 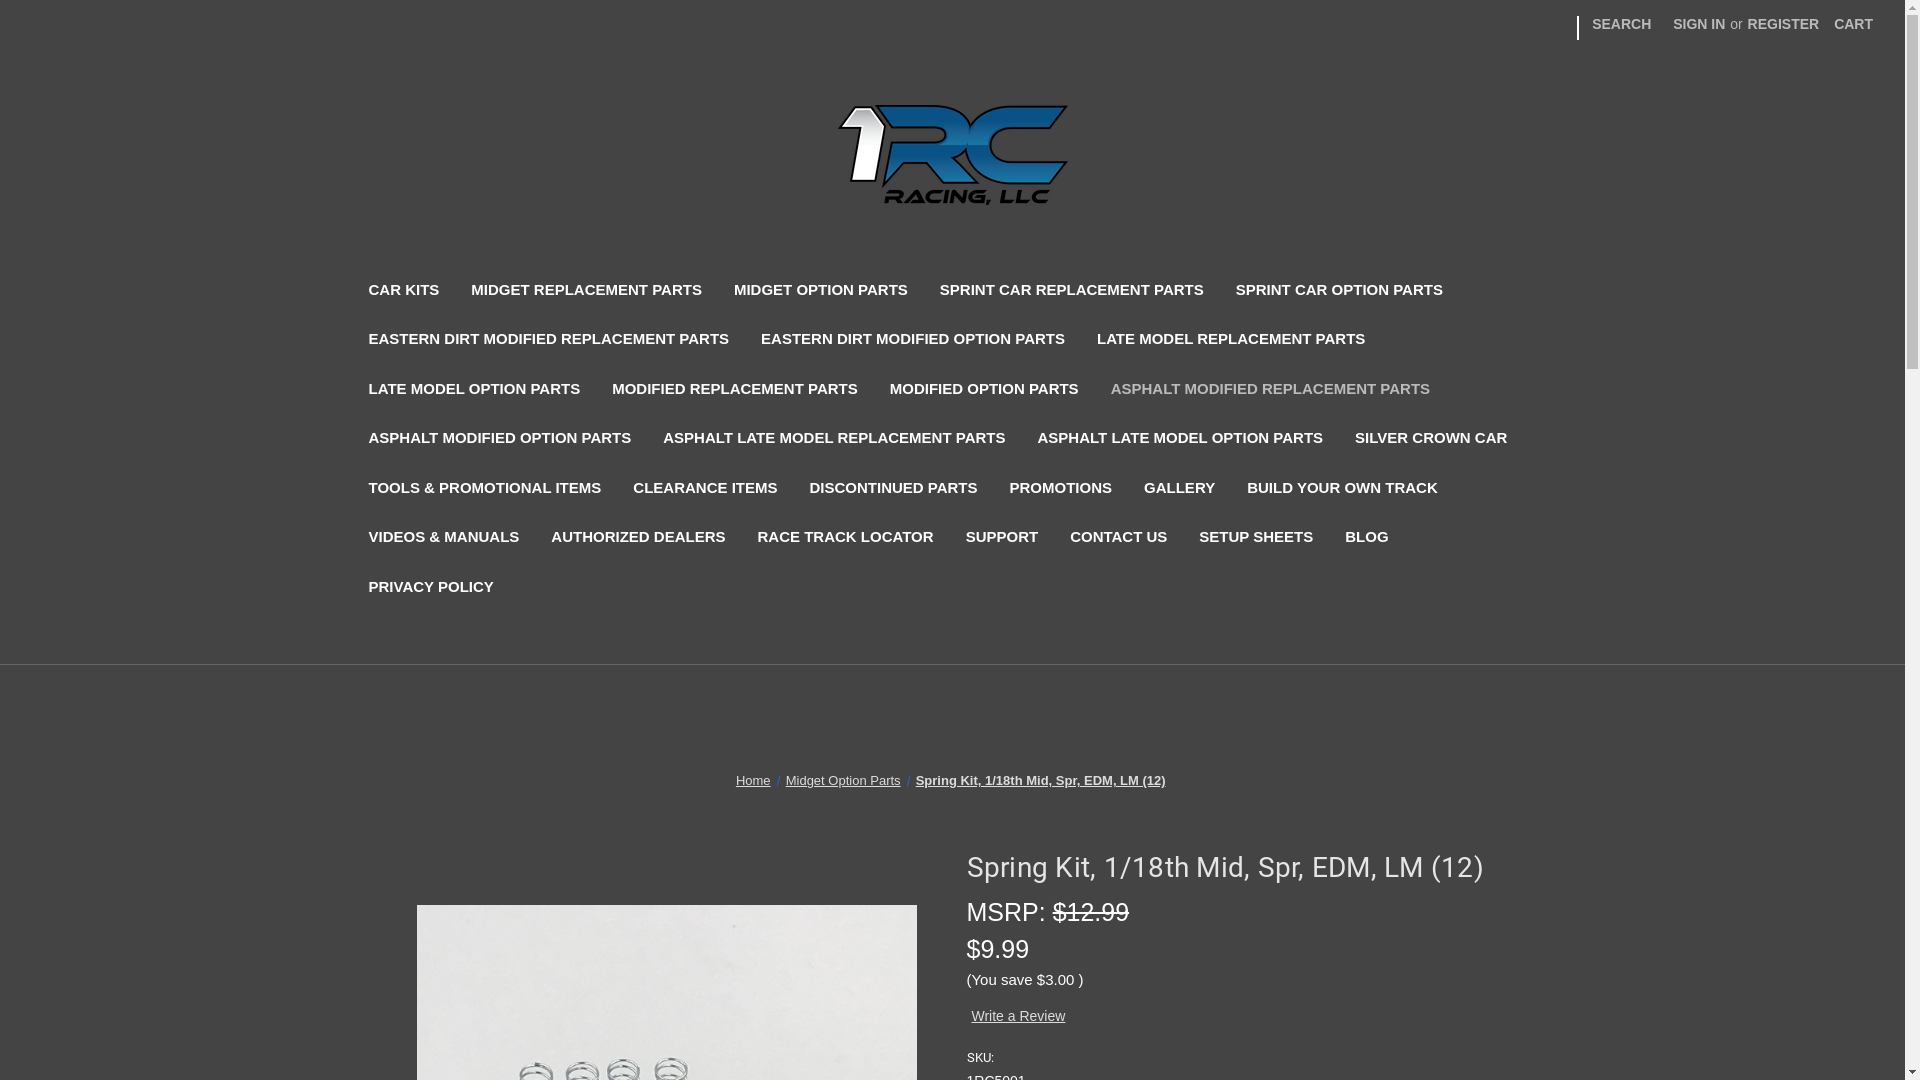 What do you see at coordinates (1179, 490) in the screenshot?
I see `'GALLERY'` at bounding box center [1179, 490].